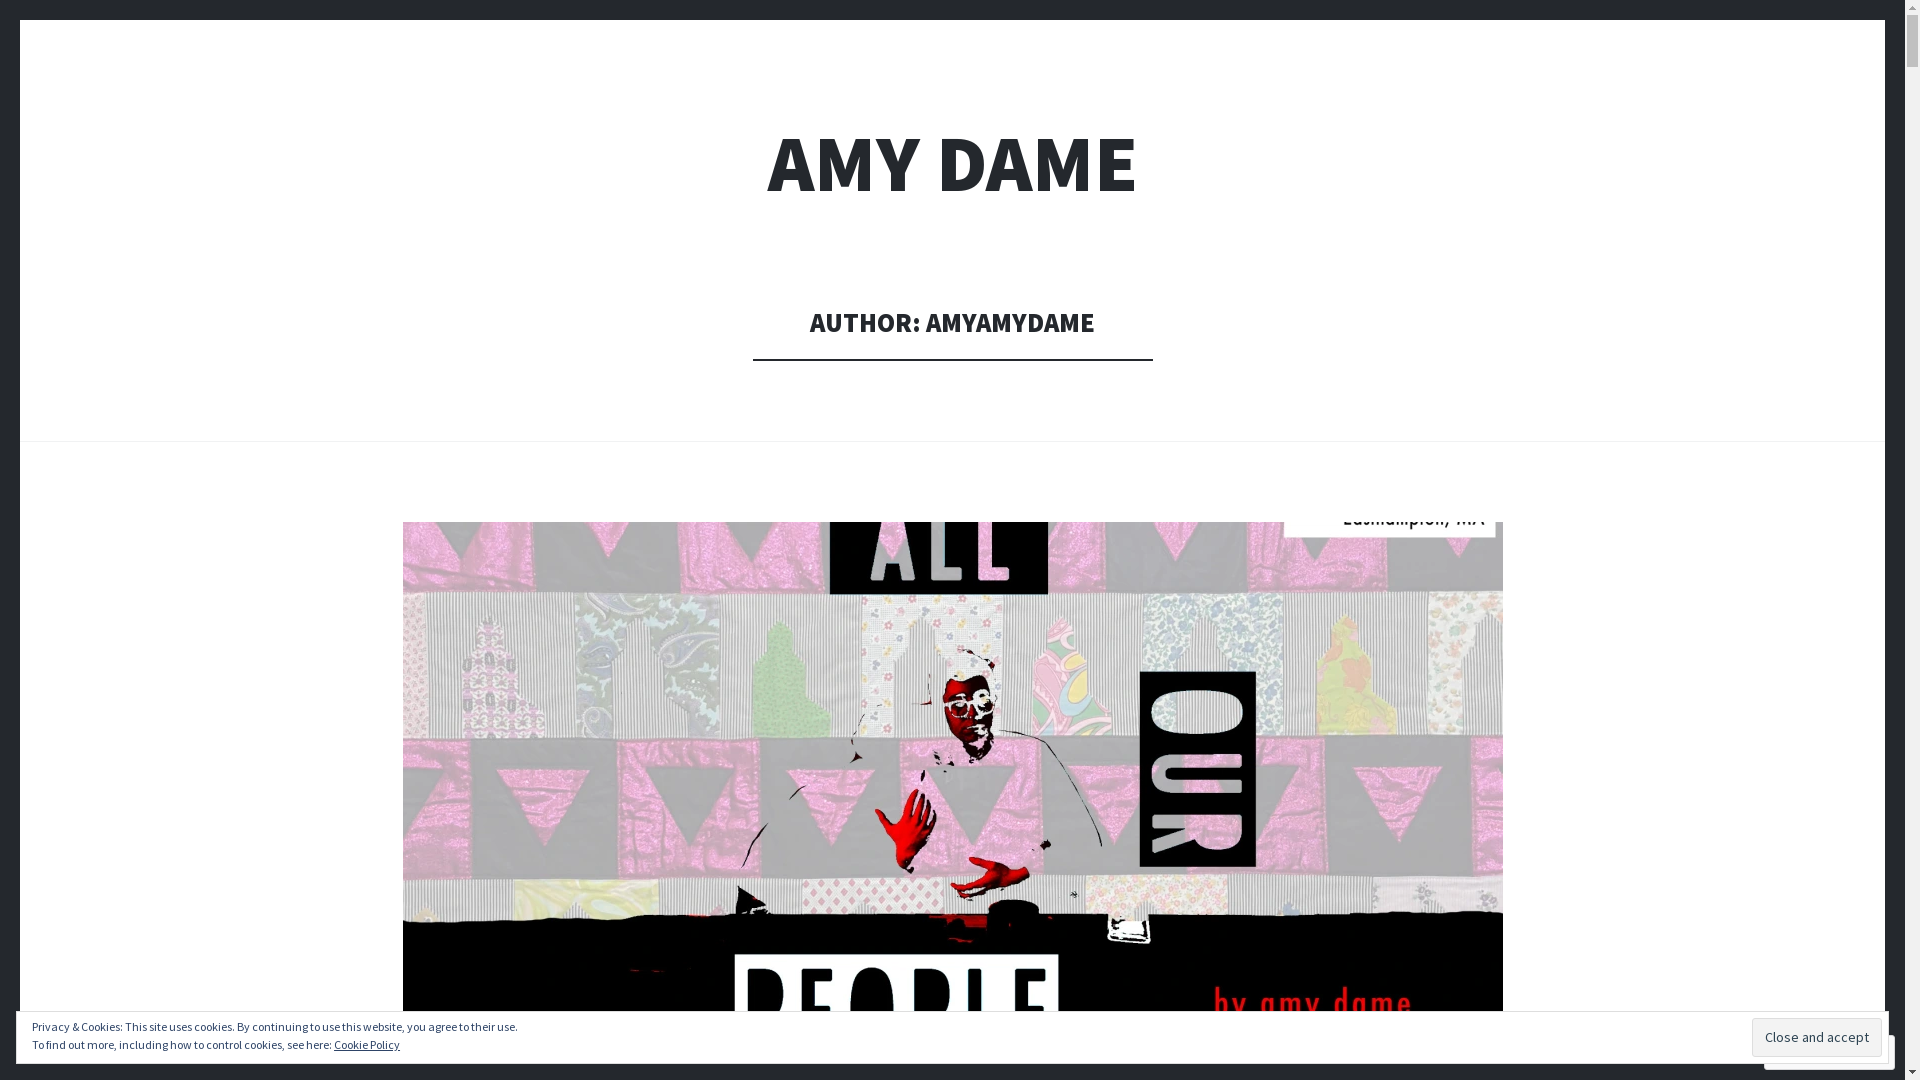  What do you see at coordinates (1817, 1036) in the screenshot?
I see `'Close and accept'` at bounding box center [1817, 1036].